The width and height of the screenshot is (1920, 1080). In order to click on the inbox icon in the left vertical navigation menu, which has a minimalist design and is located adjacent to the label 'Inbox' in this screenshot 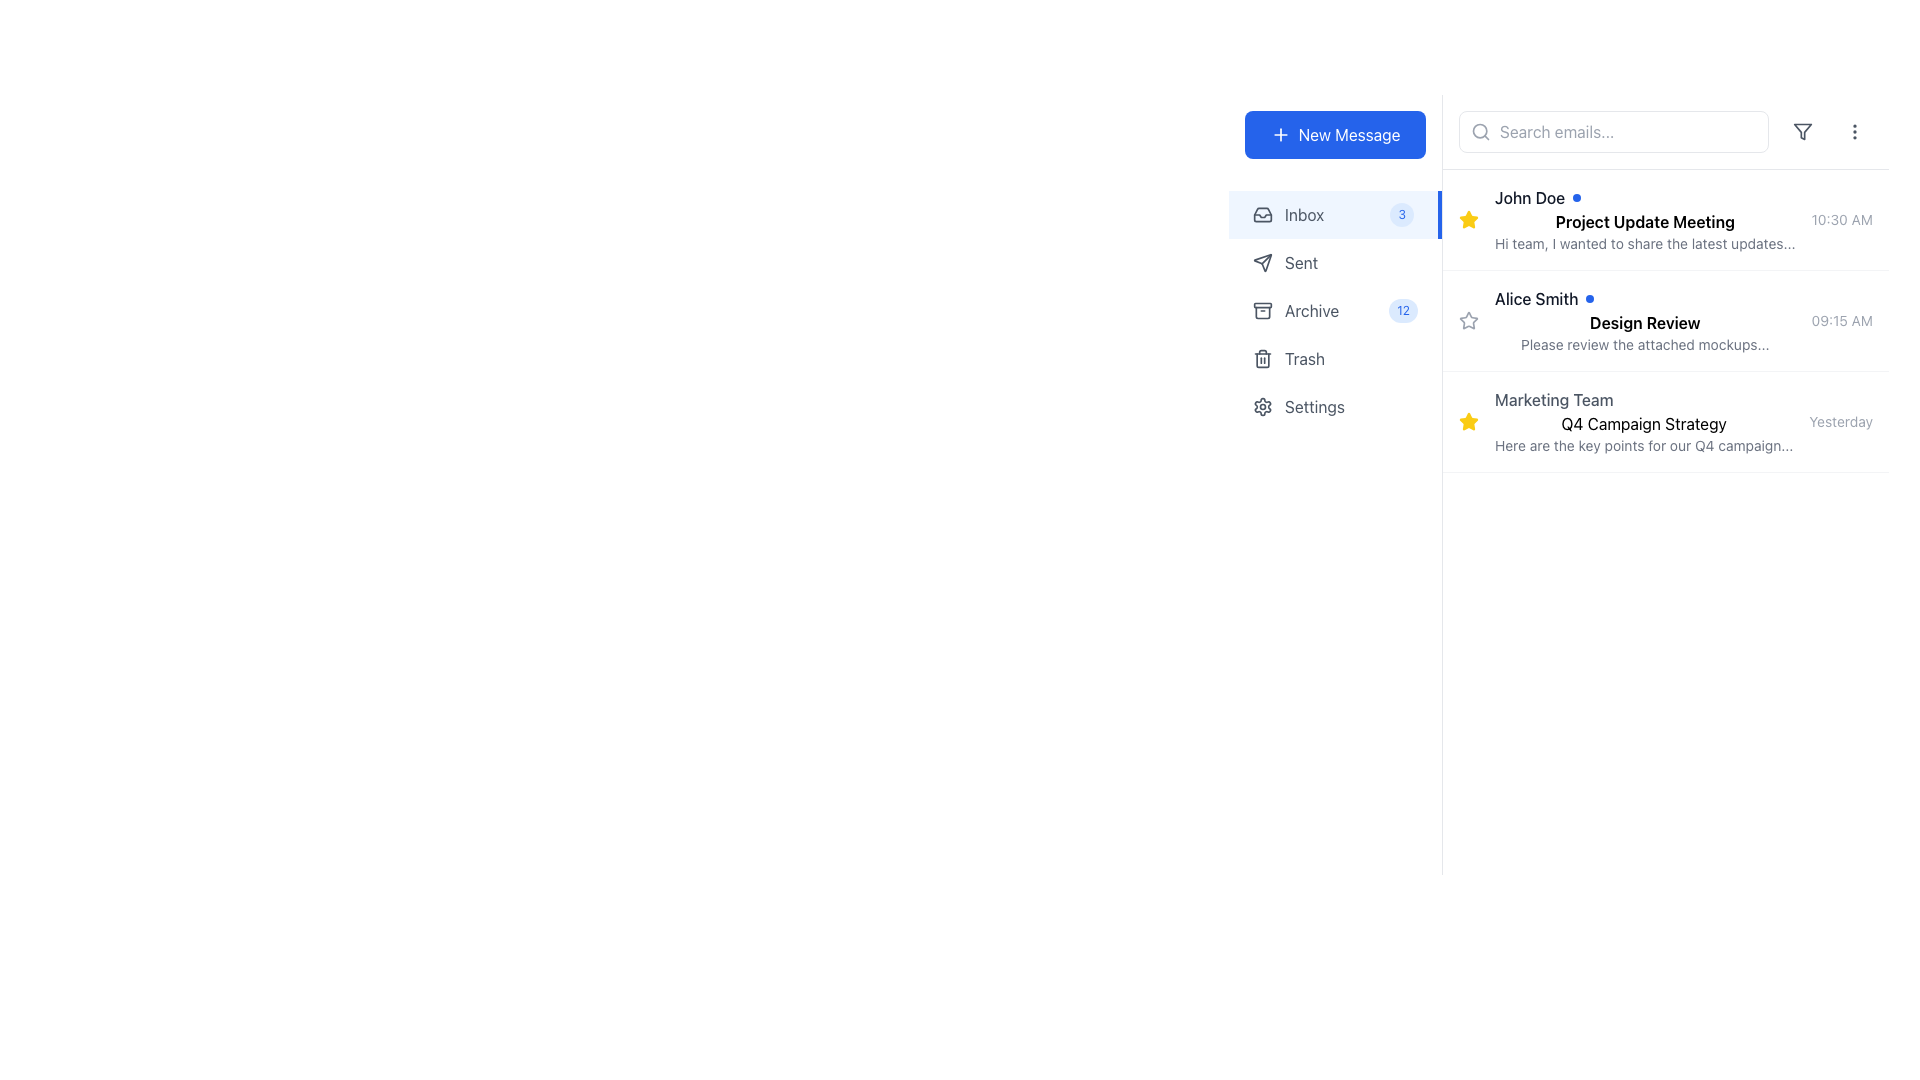, I will do `click(1261, 215)`.